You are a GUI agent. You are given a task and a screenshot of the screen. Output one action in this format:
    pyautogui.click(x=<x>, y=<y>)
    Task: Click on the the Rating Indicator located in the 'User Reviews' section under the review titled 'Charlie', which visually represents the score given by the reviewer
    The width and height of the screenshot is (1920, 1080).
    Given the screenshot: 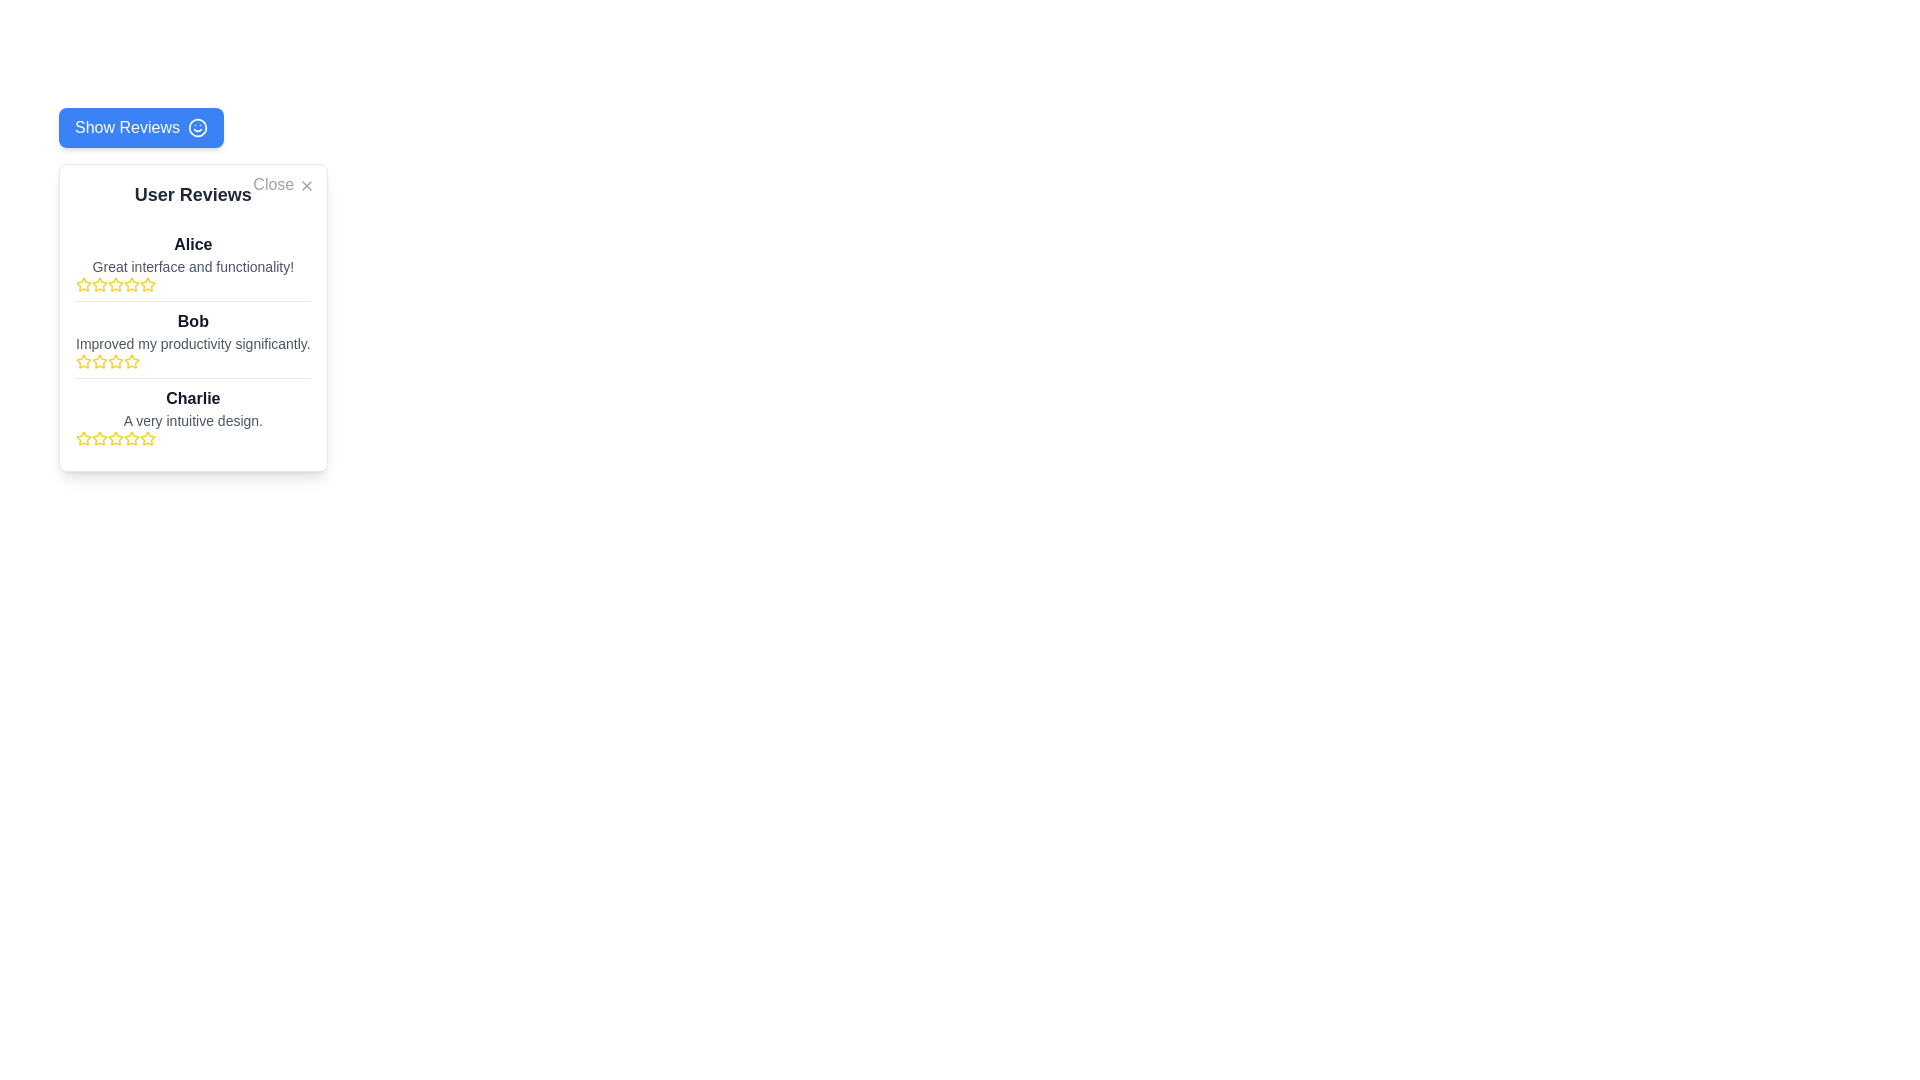 What is the action you would take?
    pyautogui.click(x=193, y=438)
    